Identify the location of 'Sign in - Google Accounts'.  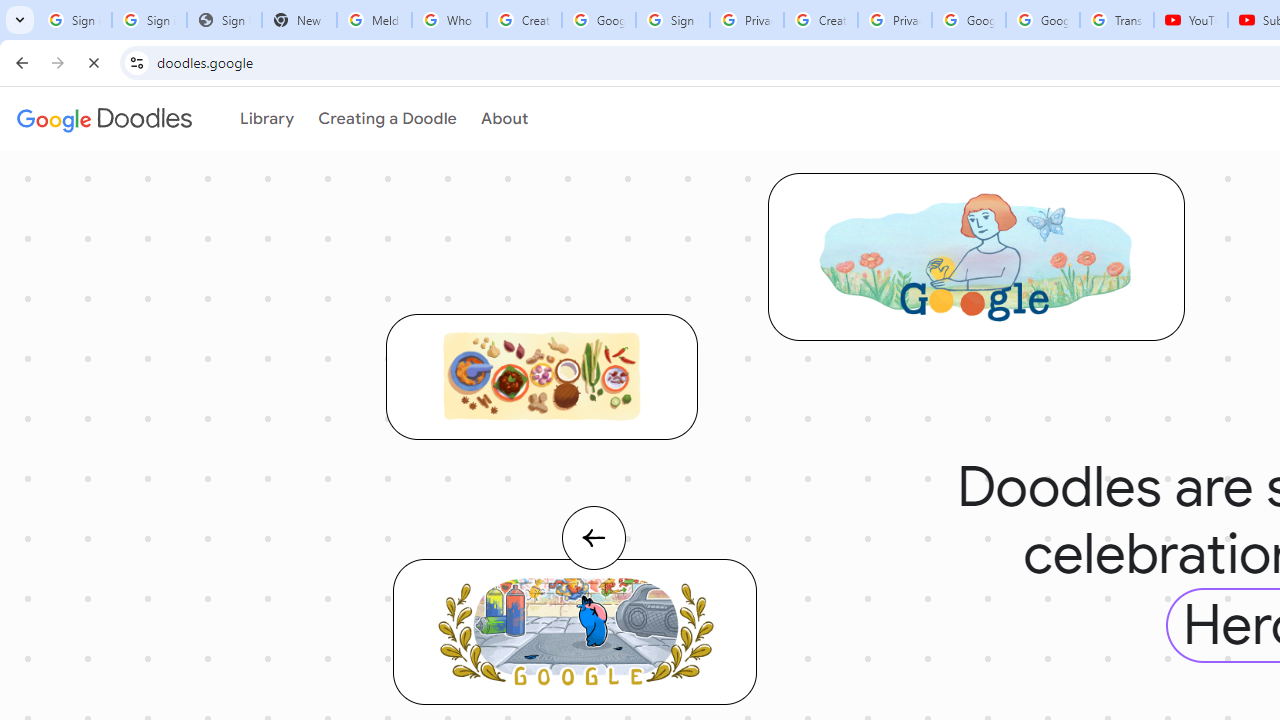
(673, 20).